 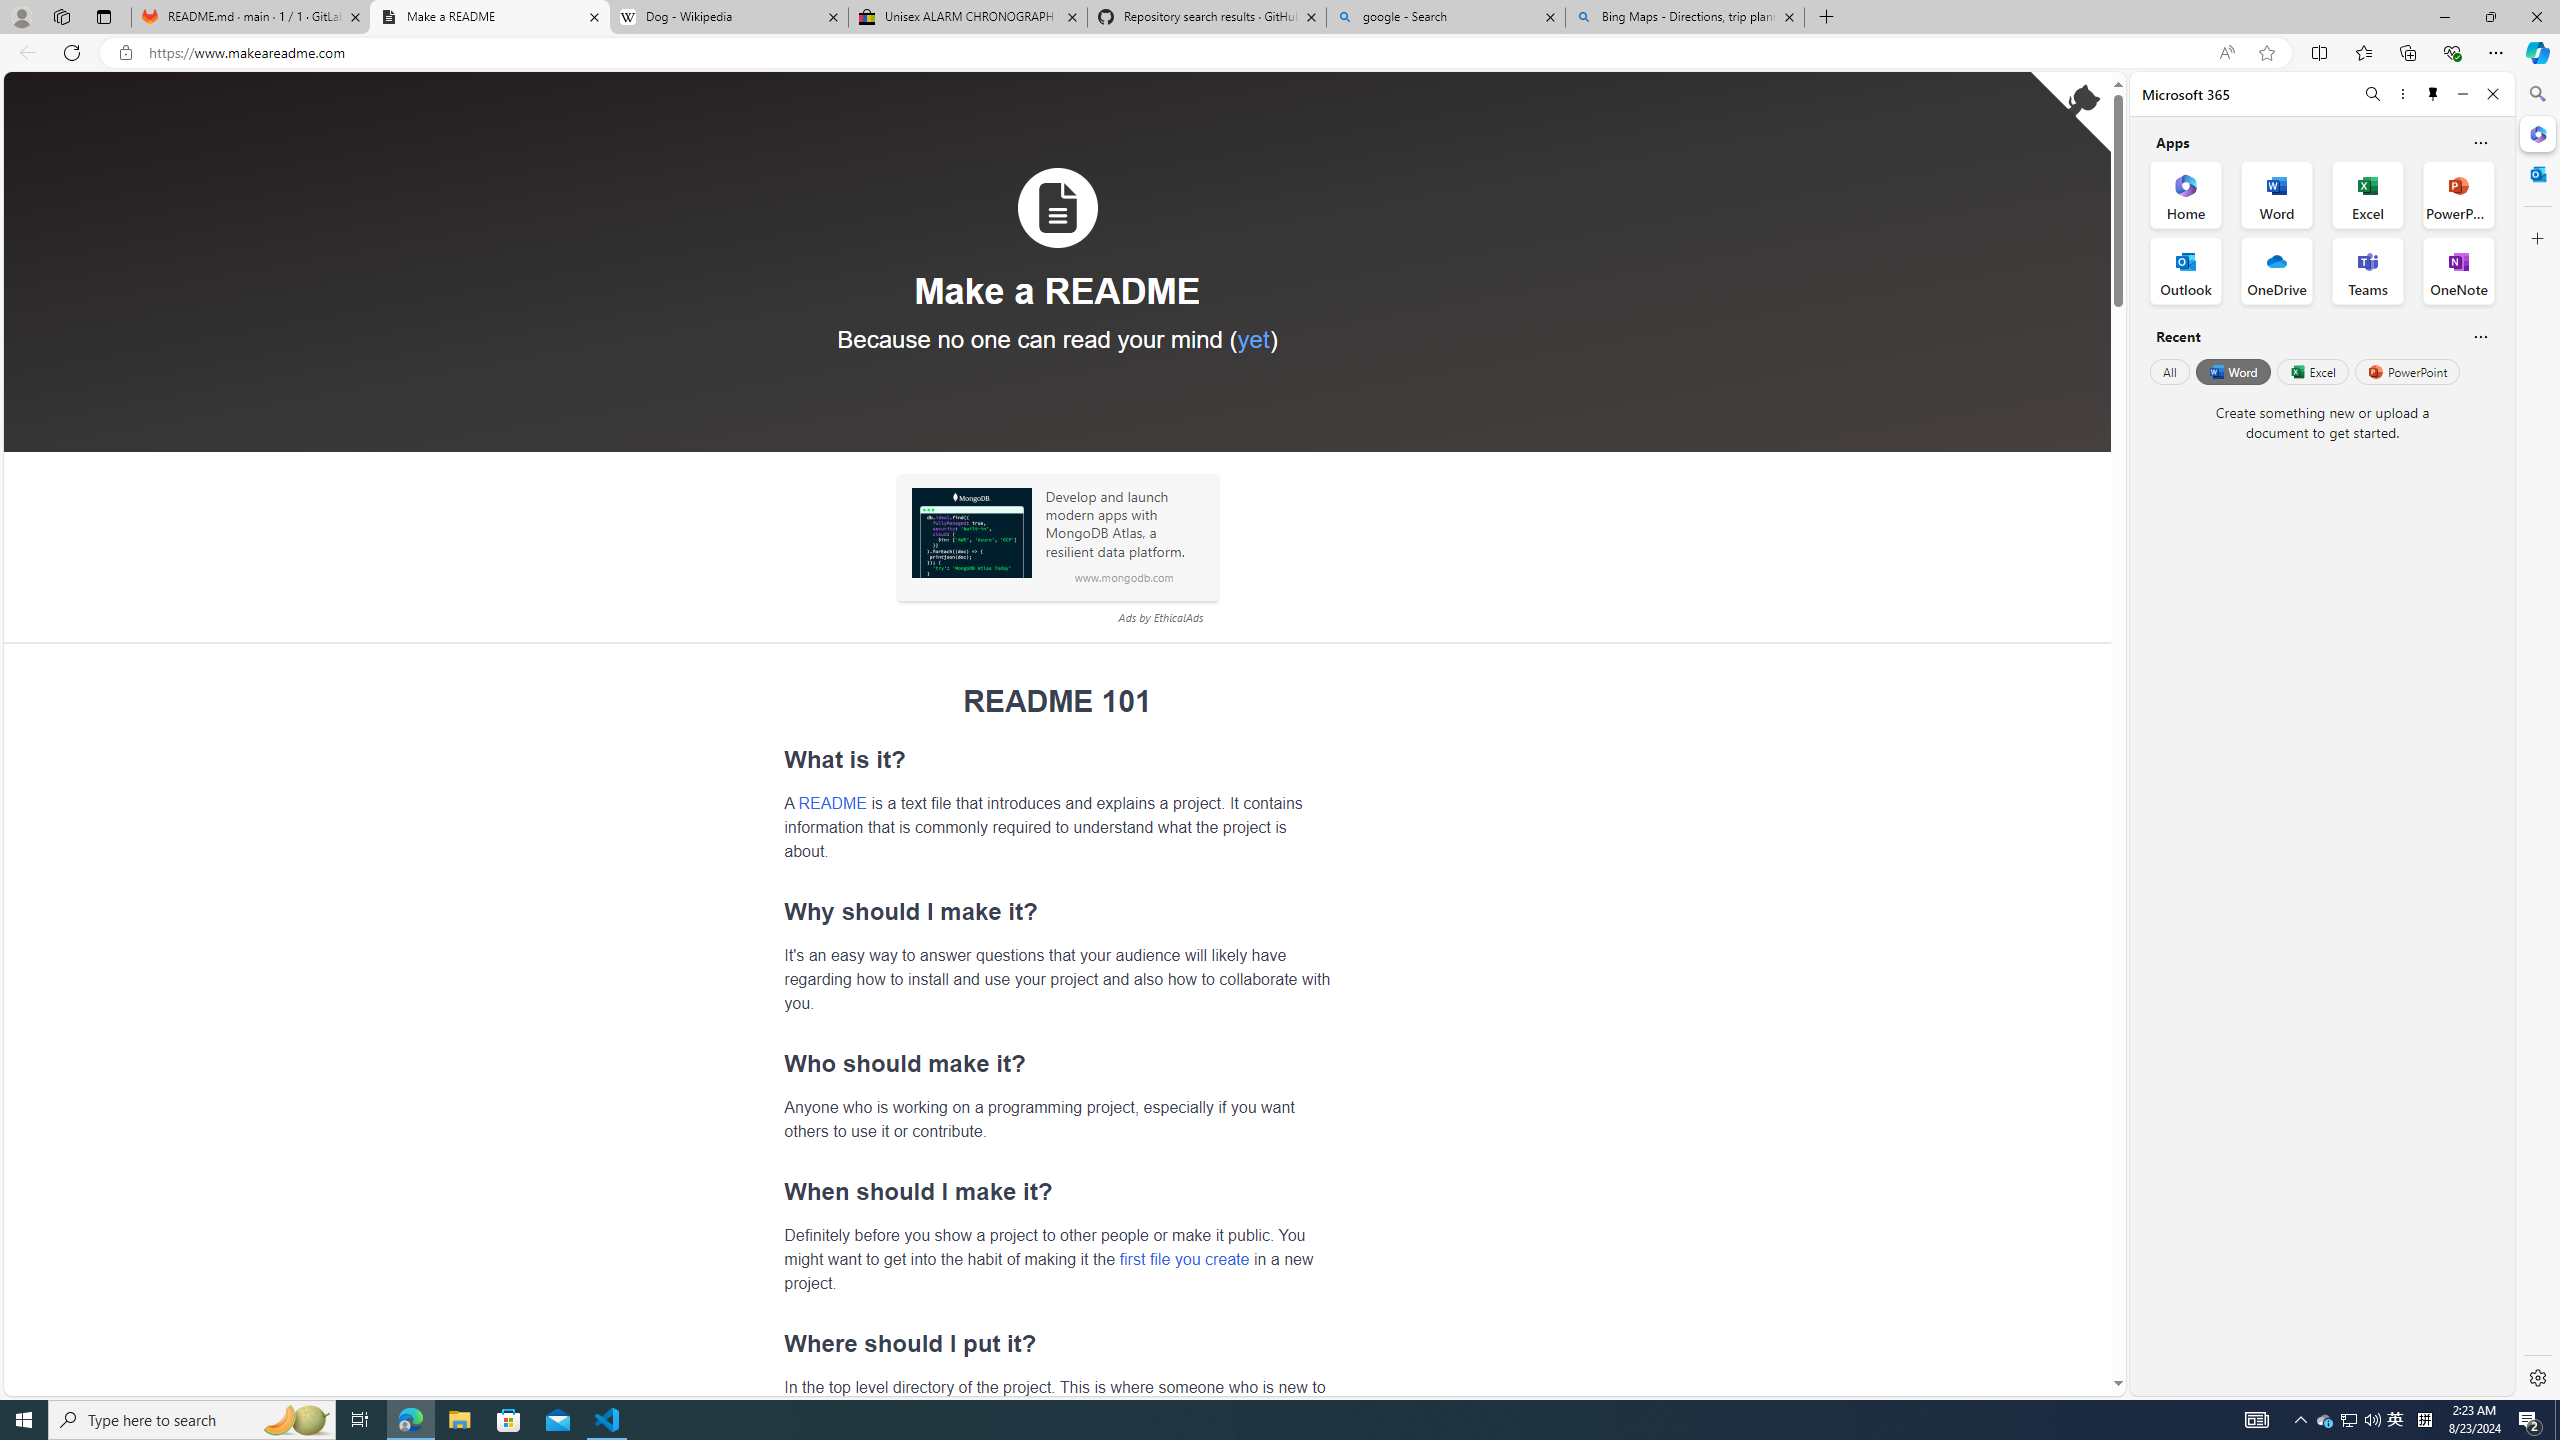 What do you see at coordinates (970, 532) in the screenshot?
I see `'Sponsored: MongoDB'` at bounding box center [970, 532].